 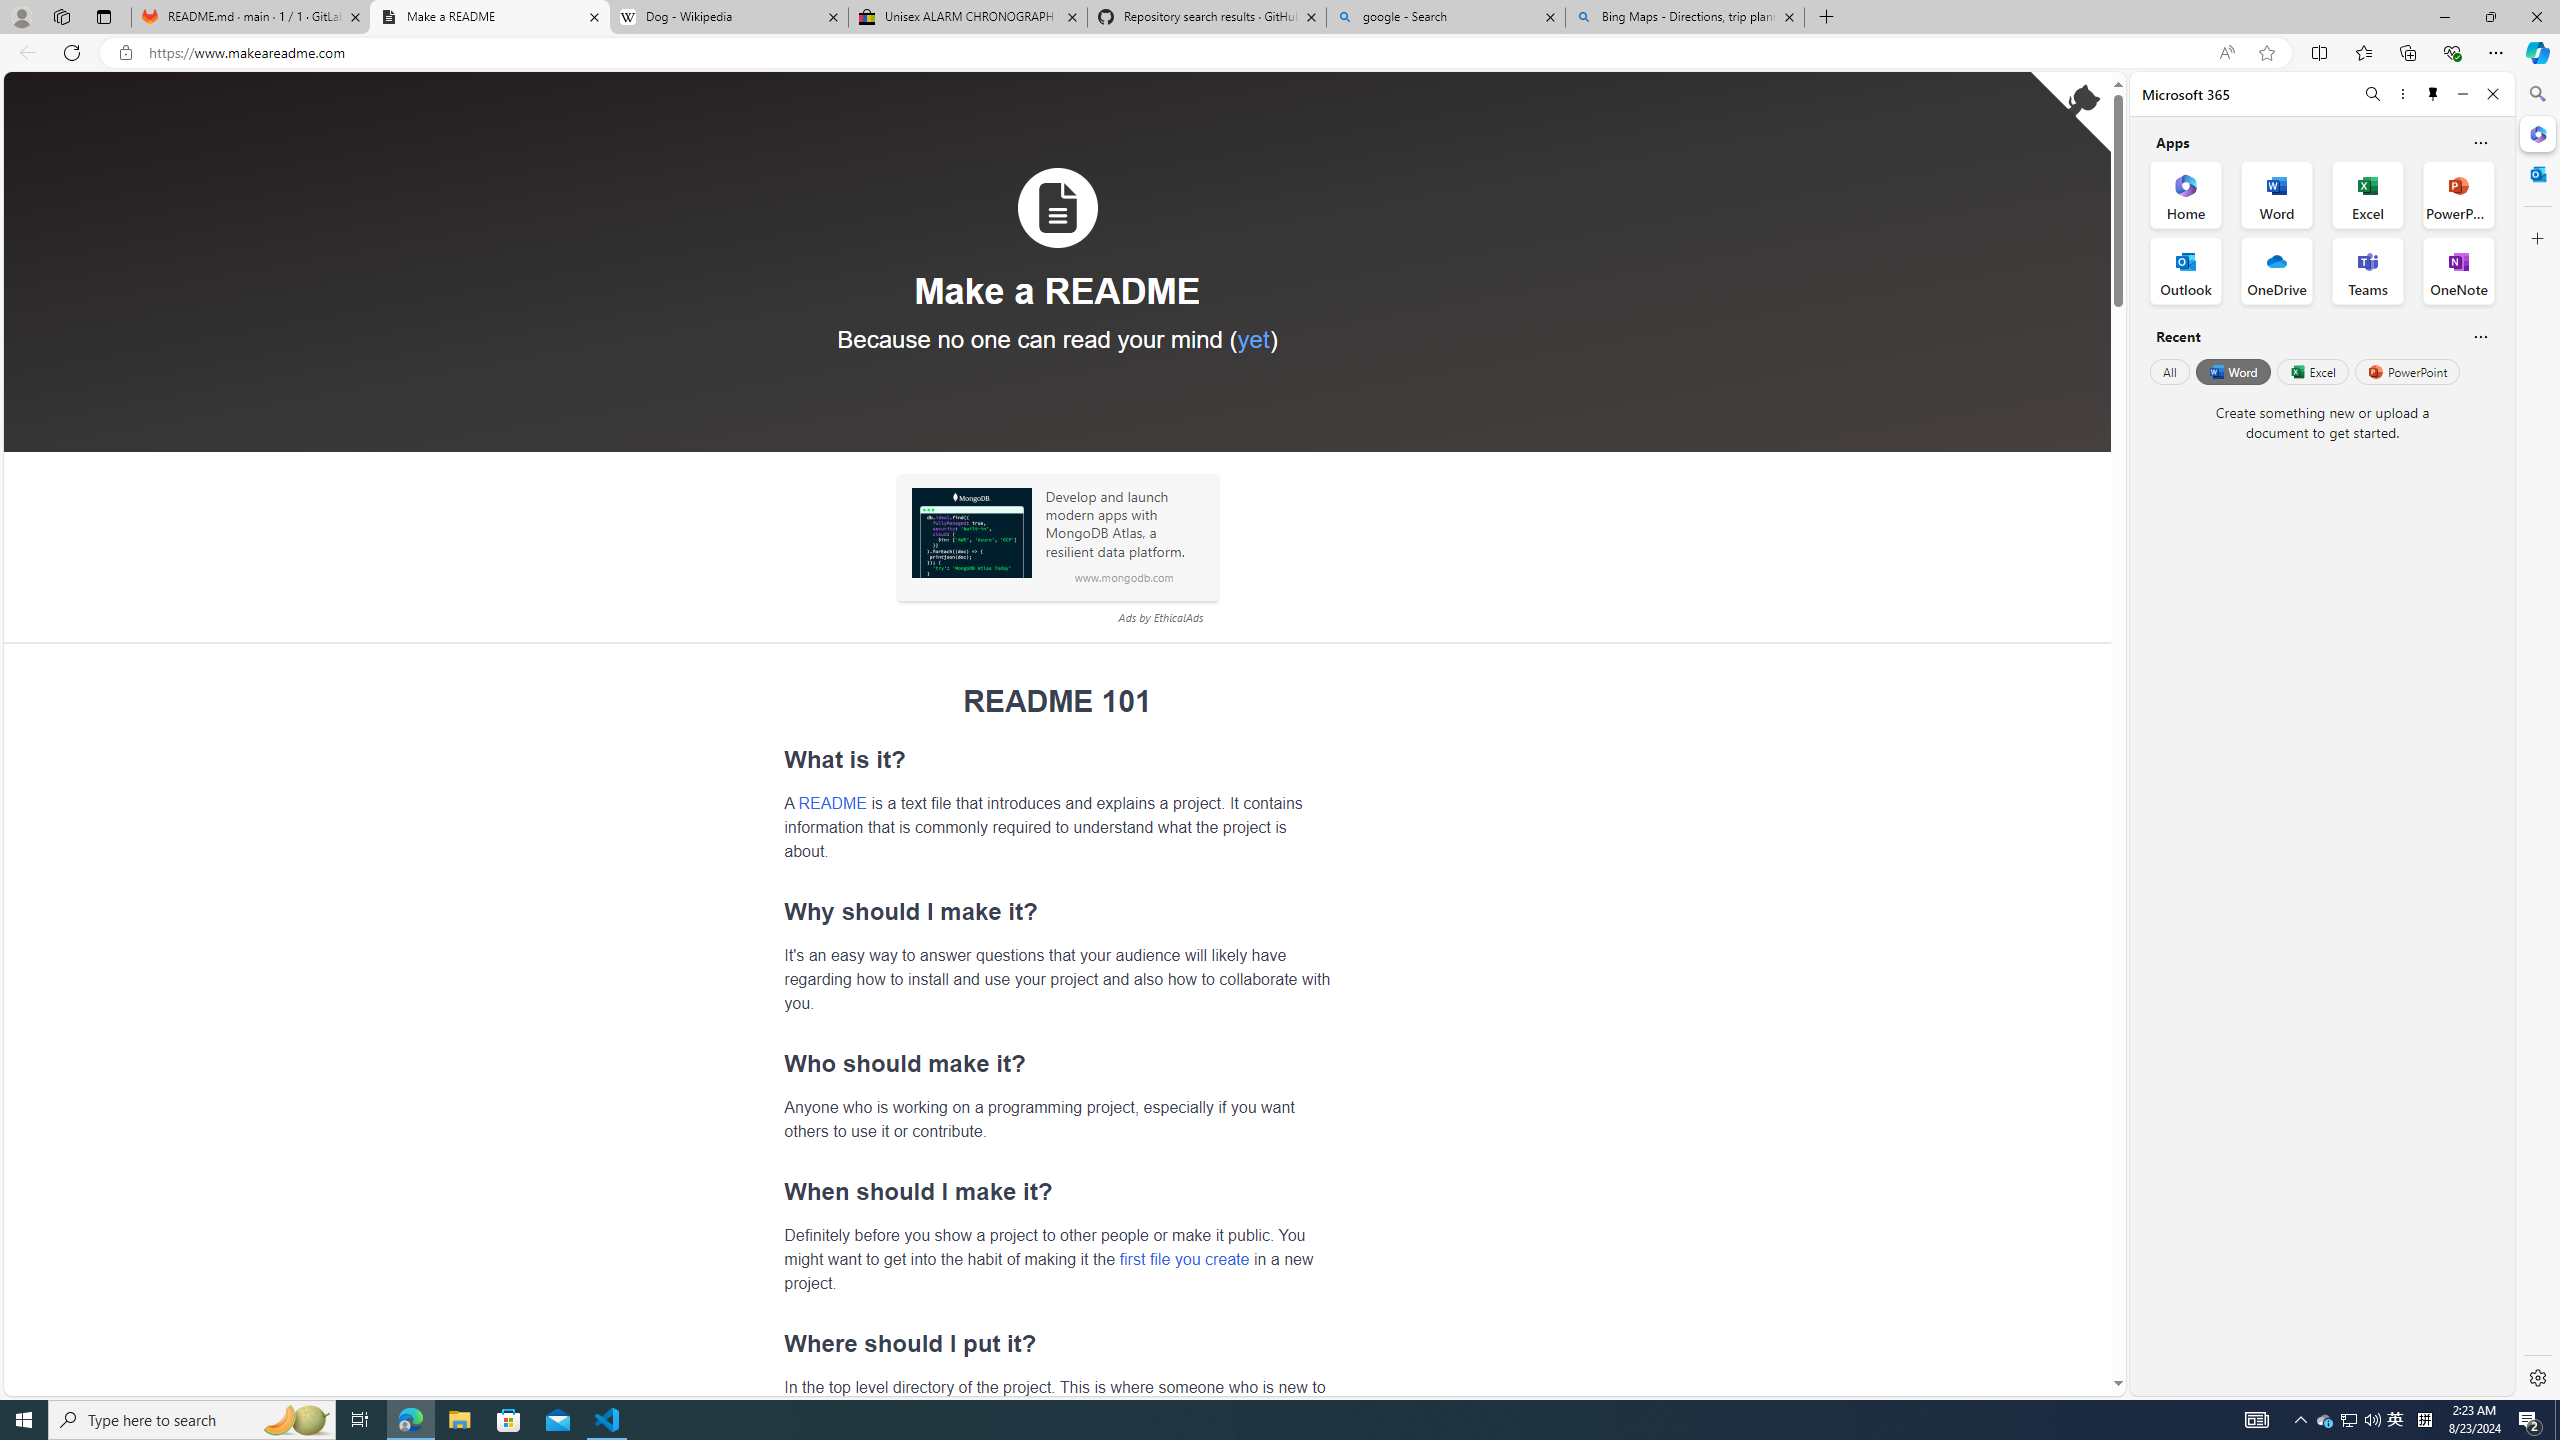 What do you see at coordinates (970, 532) in the screenshot?
I see `'Sponsored: MongoDB'` at bounding box center [970, 532].